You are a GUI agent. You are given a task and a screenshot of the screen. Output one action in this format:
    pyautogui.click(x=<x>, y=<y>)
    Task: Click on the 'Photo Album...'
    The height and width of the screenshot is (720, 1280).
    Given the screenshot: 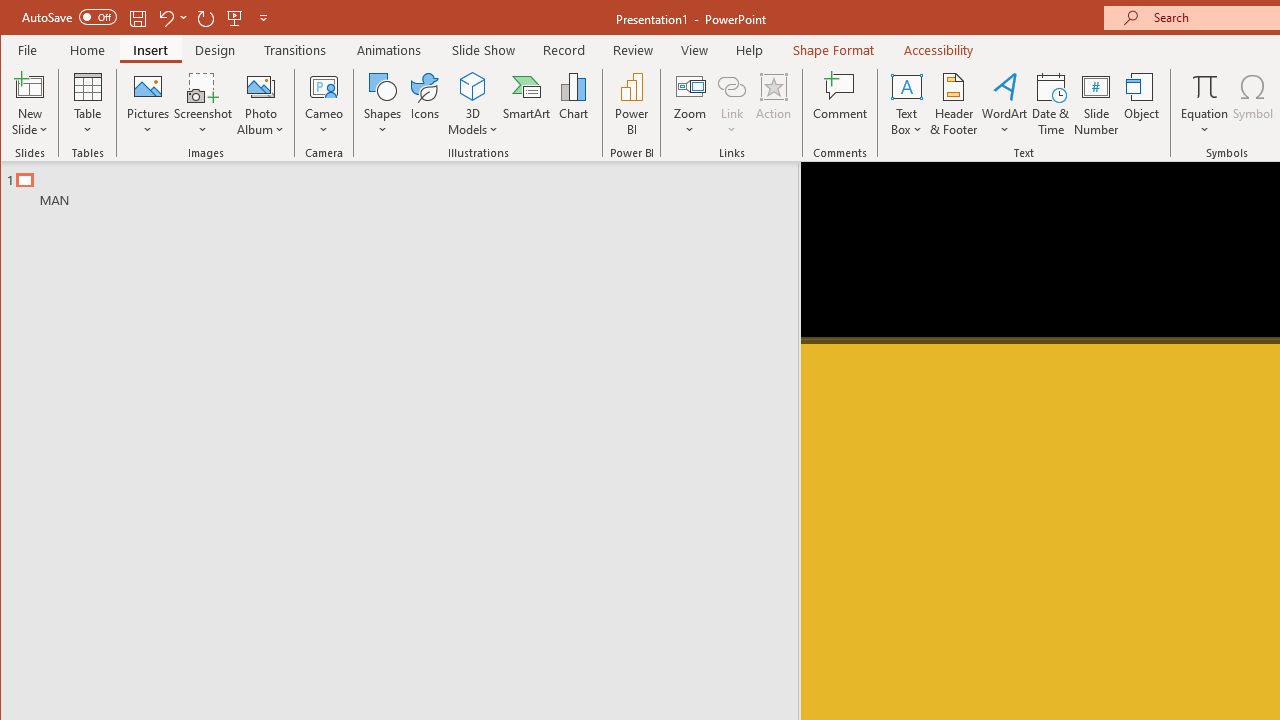 What is the action you would take?
    pyautogui.click(x=260, y=104)
    